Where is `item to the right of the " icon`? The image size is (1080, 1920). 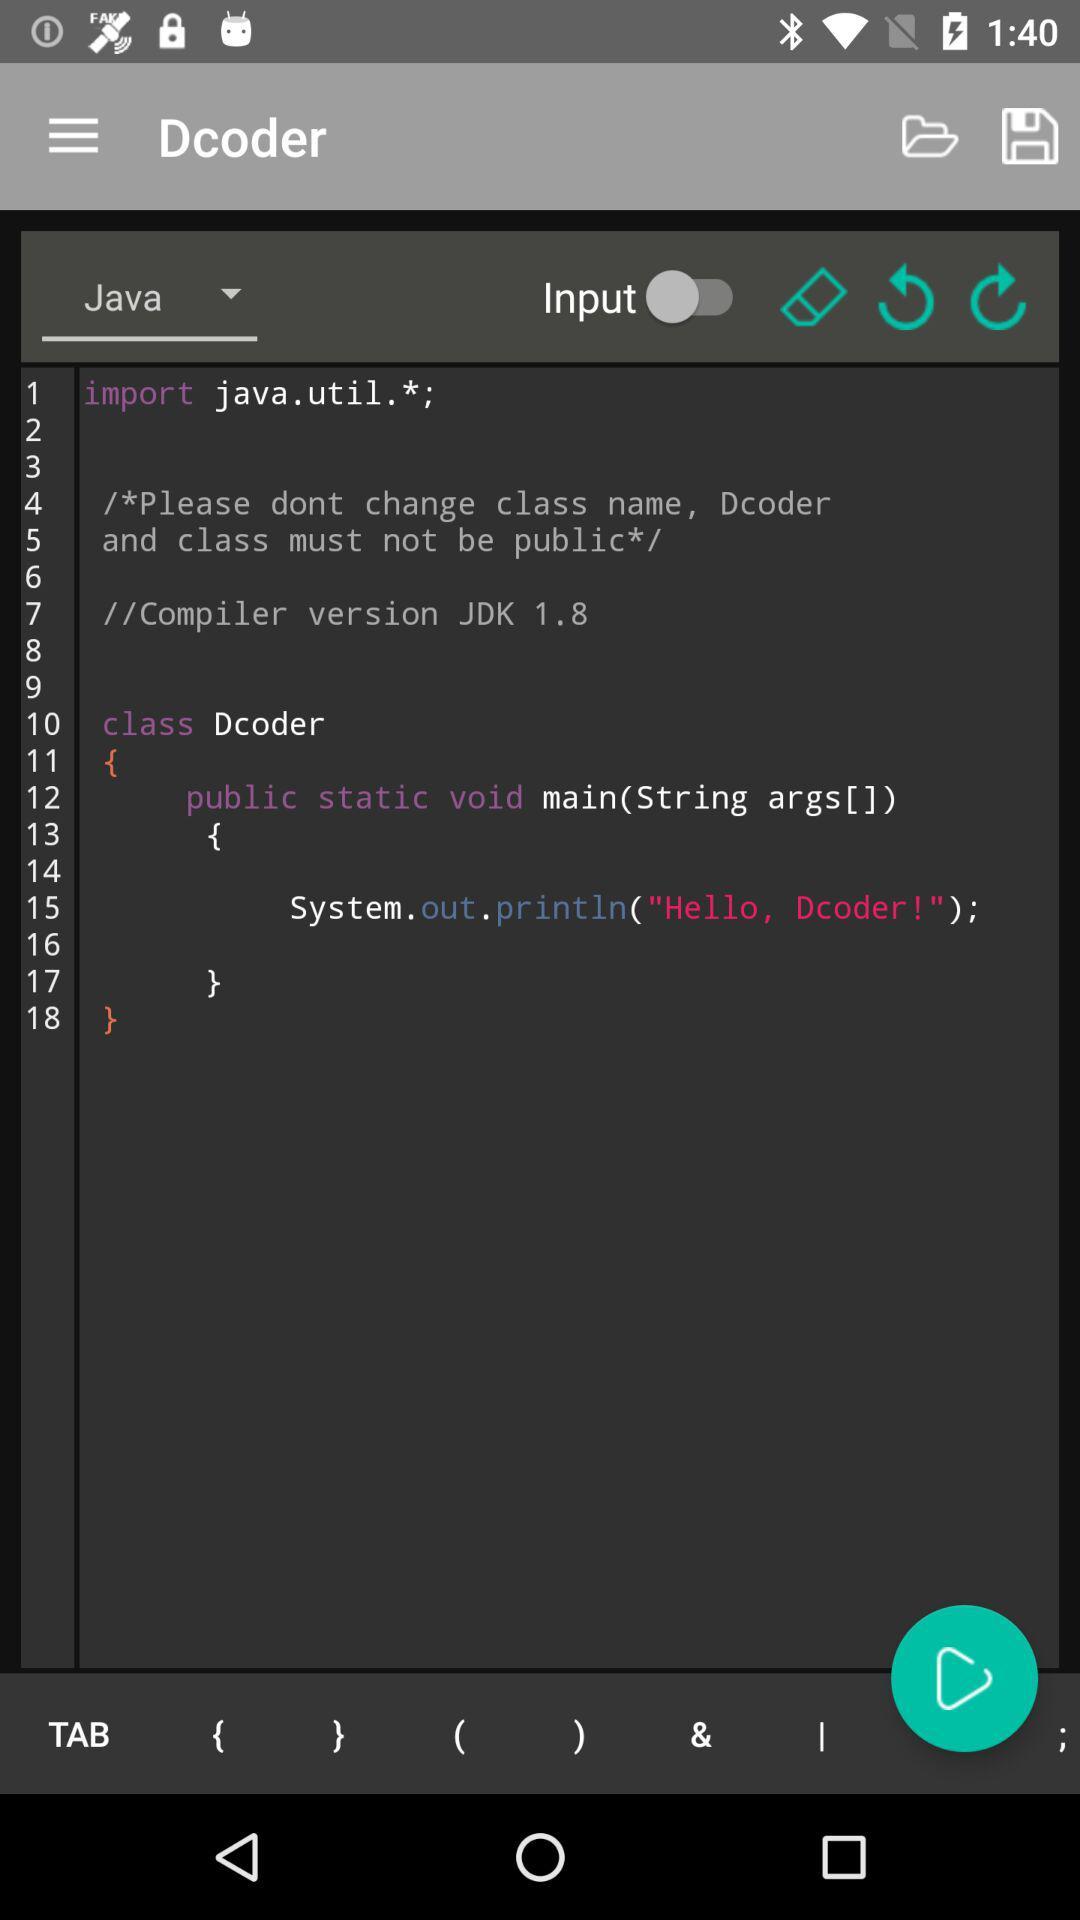 item to the right of the " icon is located at coordinates (1040, 1732).